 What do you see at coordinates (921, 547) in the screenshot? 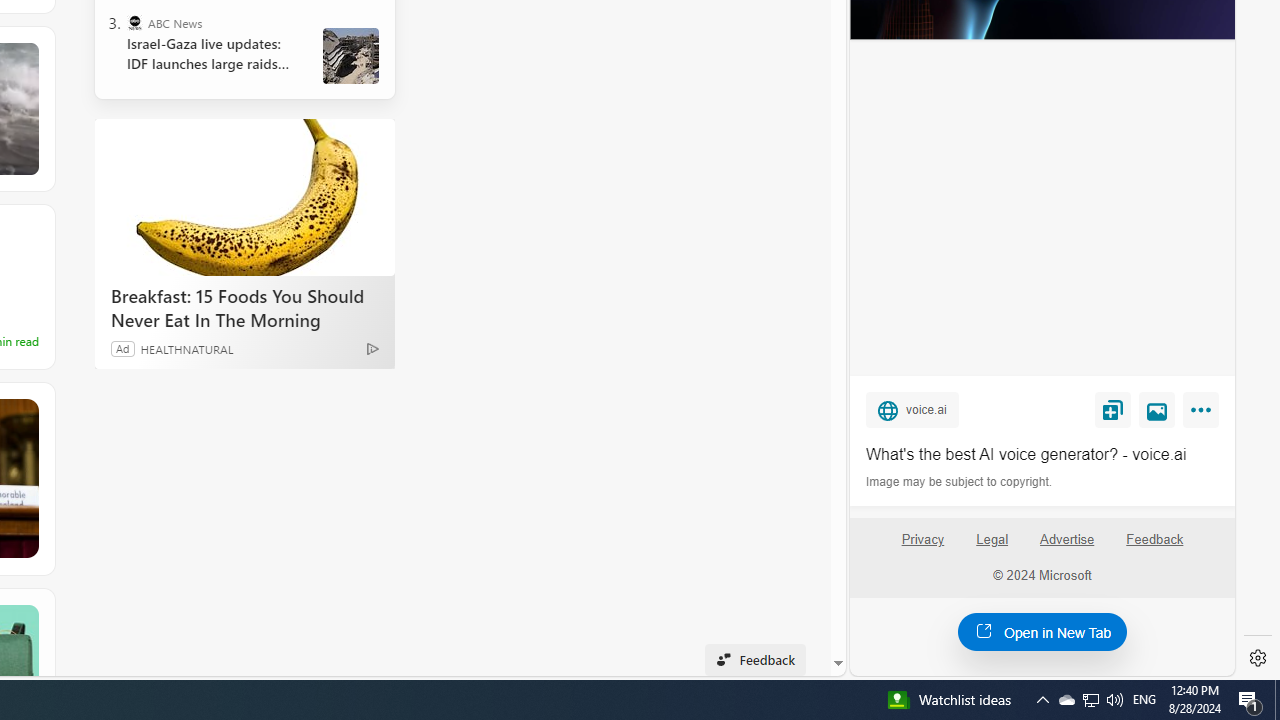
I see `'Privacy'` at bounding box center [921, 547].